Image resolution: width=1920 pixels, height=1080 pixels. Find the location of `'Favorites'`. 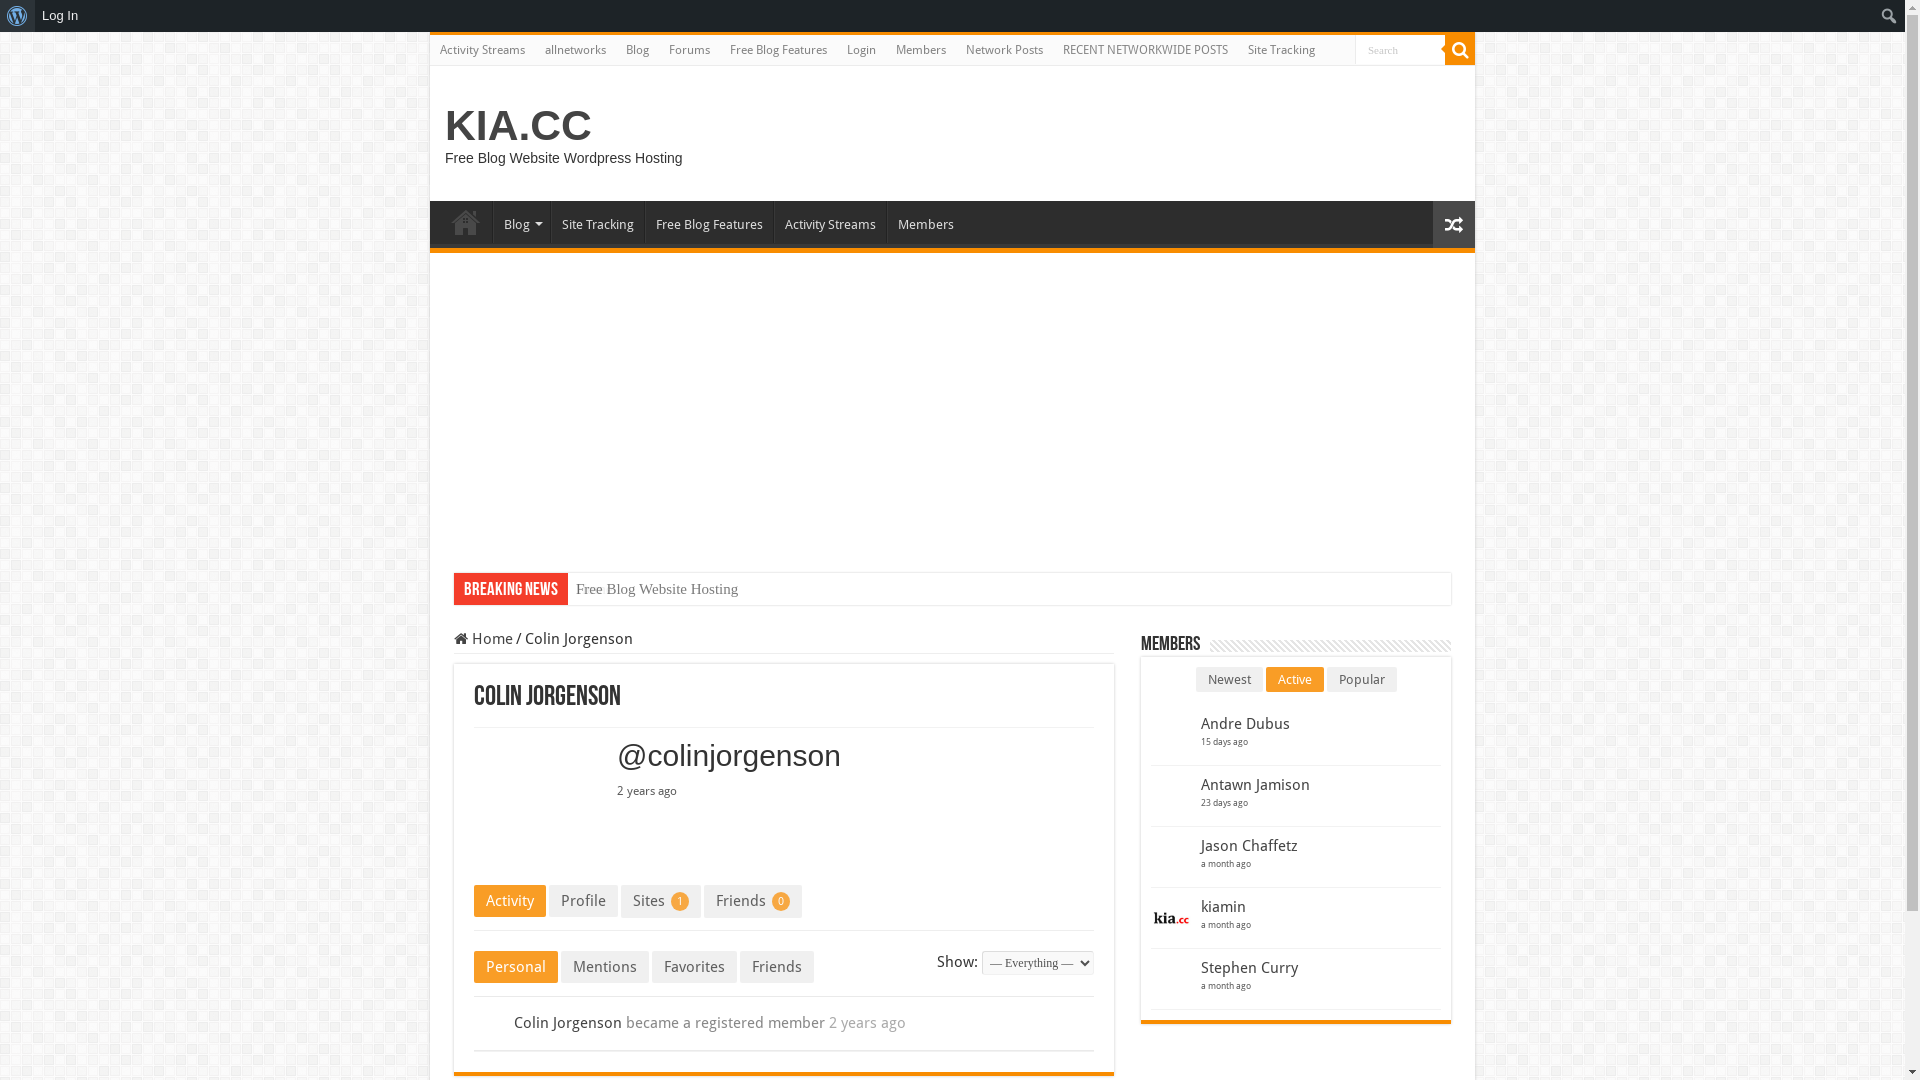

'Favorites' is located at coordinates (694, 966).